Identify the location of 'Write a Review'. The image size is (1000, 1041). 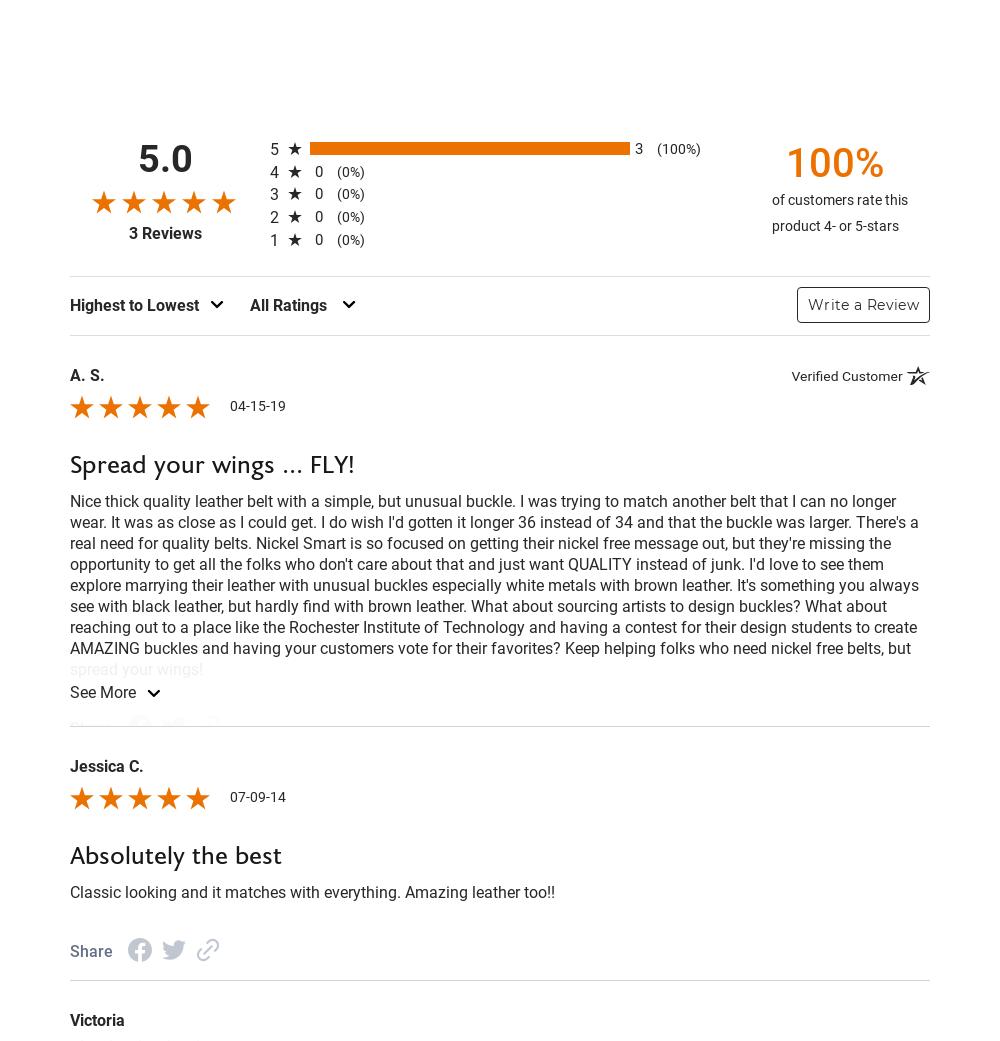
(862, 302).